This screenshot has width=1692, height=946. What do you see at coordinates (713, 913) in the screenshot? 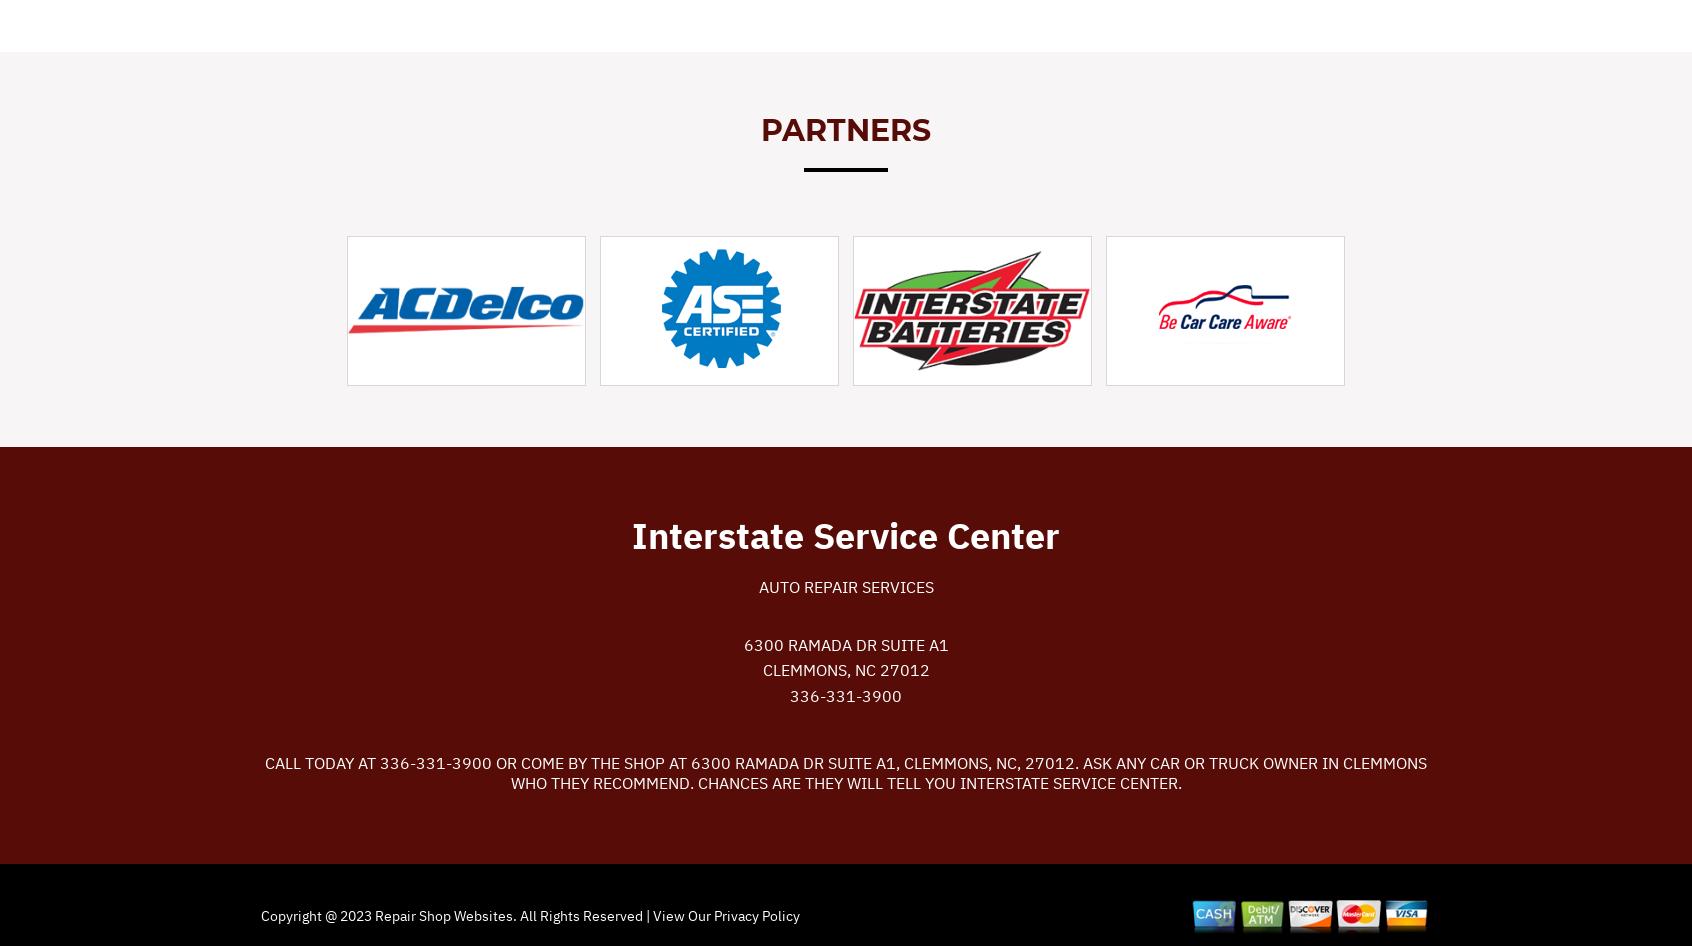
I see `'Privacy Policy'` at bounding box center [713, 913].